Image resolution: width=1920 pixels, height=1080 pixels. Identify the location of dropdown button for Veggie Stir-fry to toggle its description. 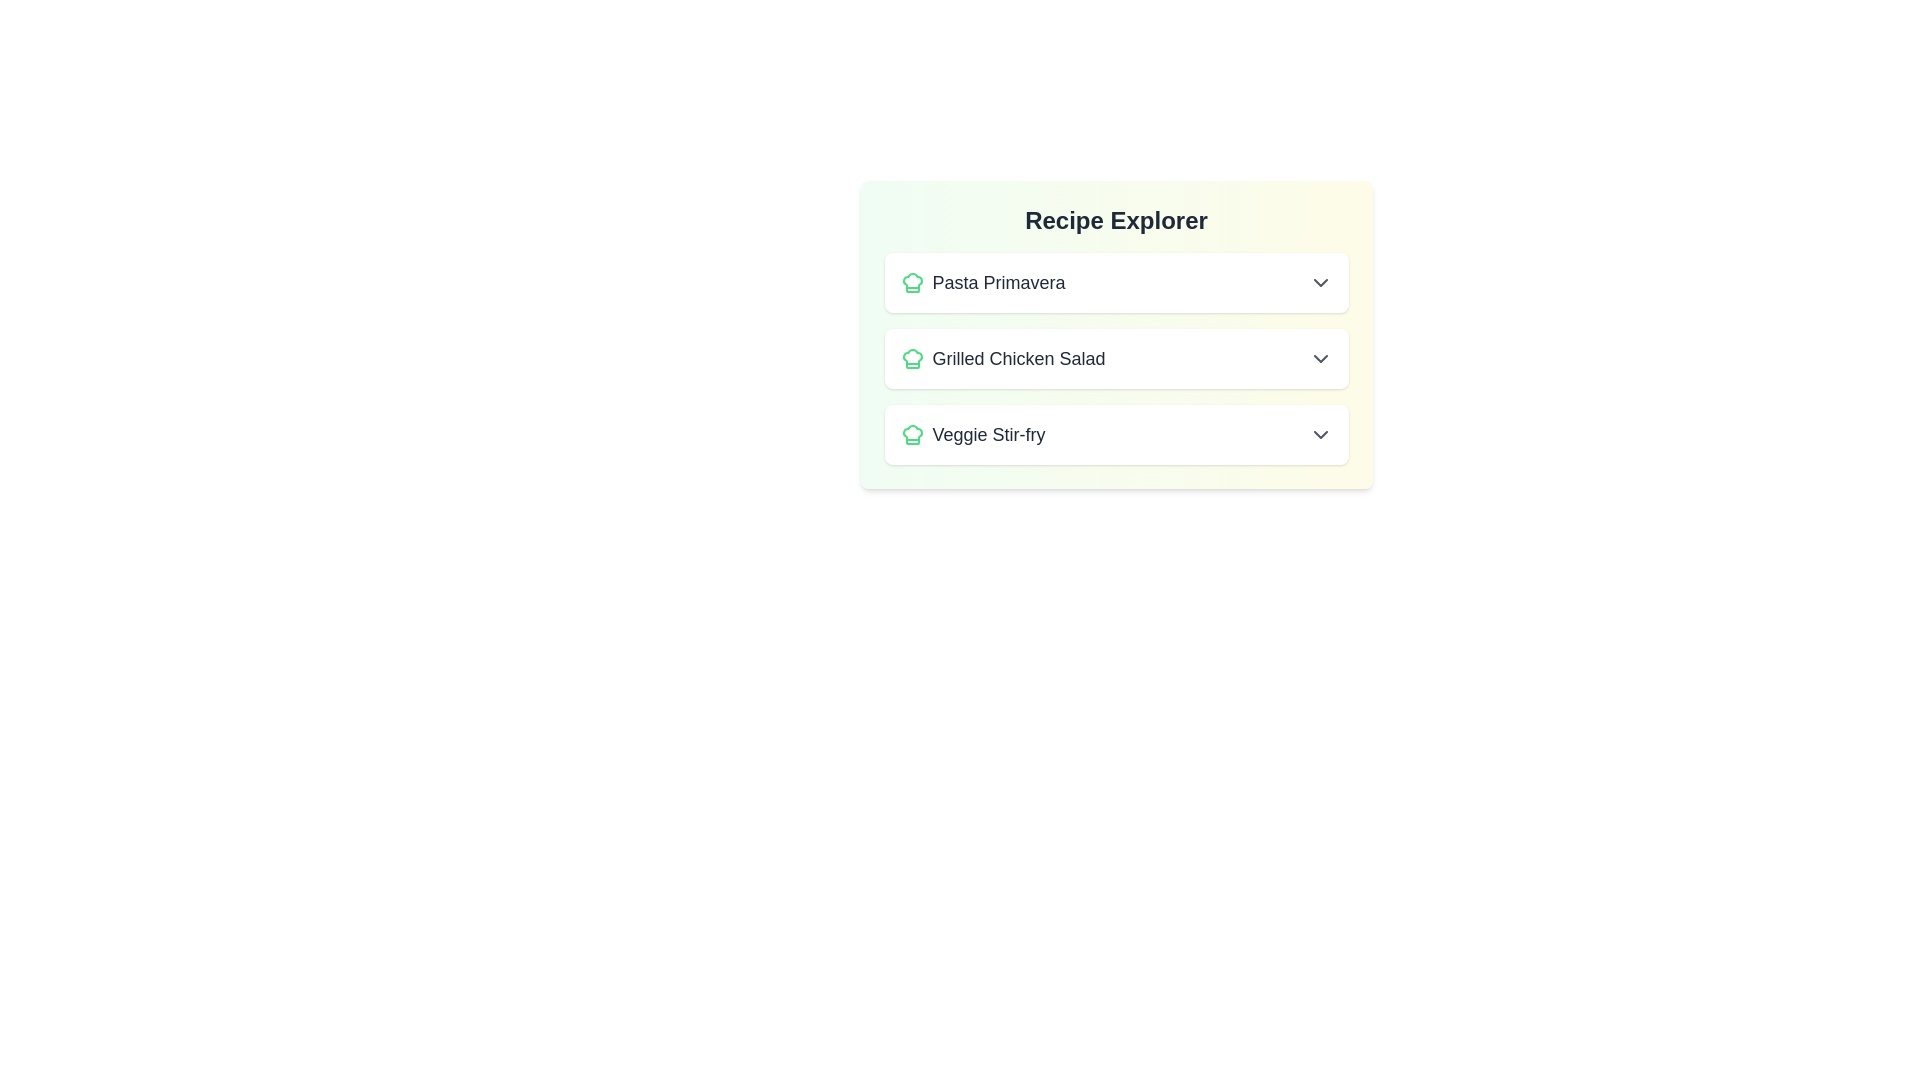
(1320, 434).